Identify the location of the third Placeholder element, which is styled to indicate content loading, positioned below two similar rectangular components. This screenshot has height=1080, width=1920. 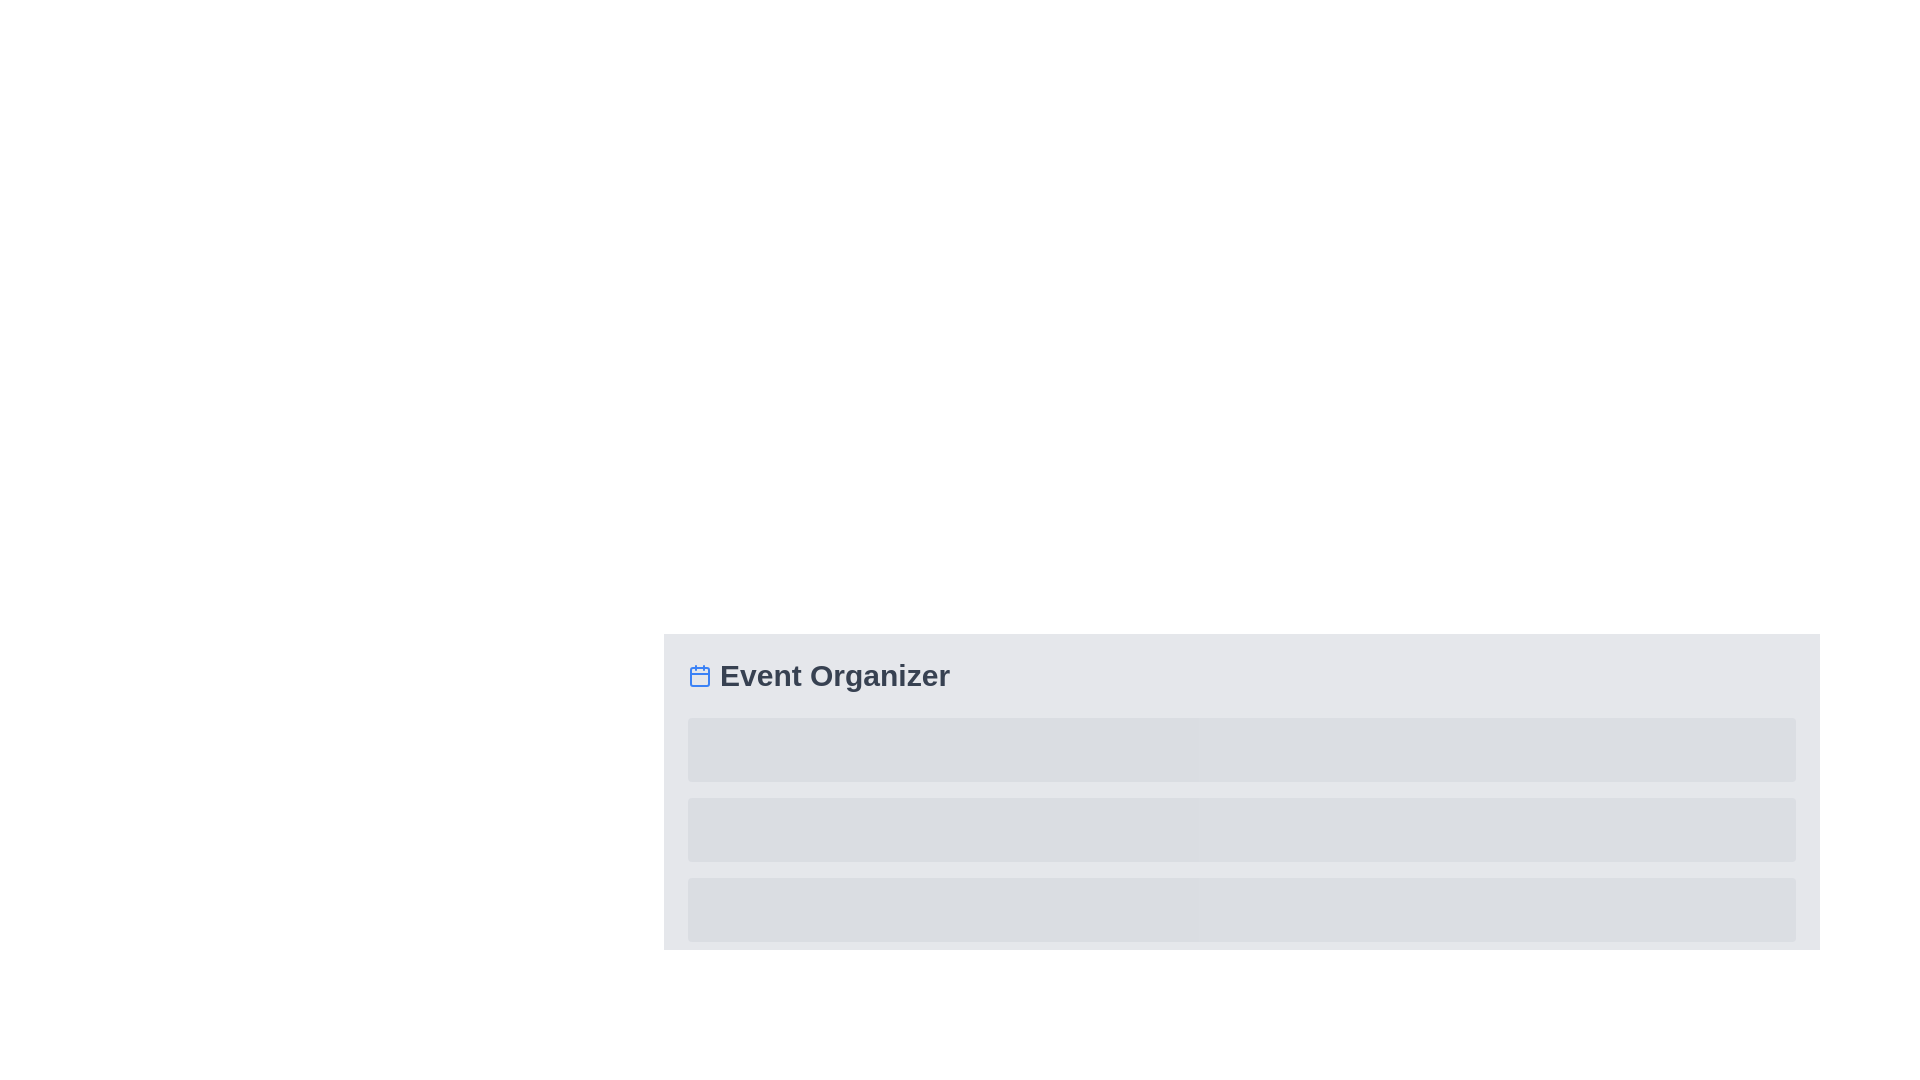
(1241, 910).